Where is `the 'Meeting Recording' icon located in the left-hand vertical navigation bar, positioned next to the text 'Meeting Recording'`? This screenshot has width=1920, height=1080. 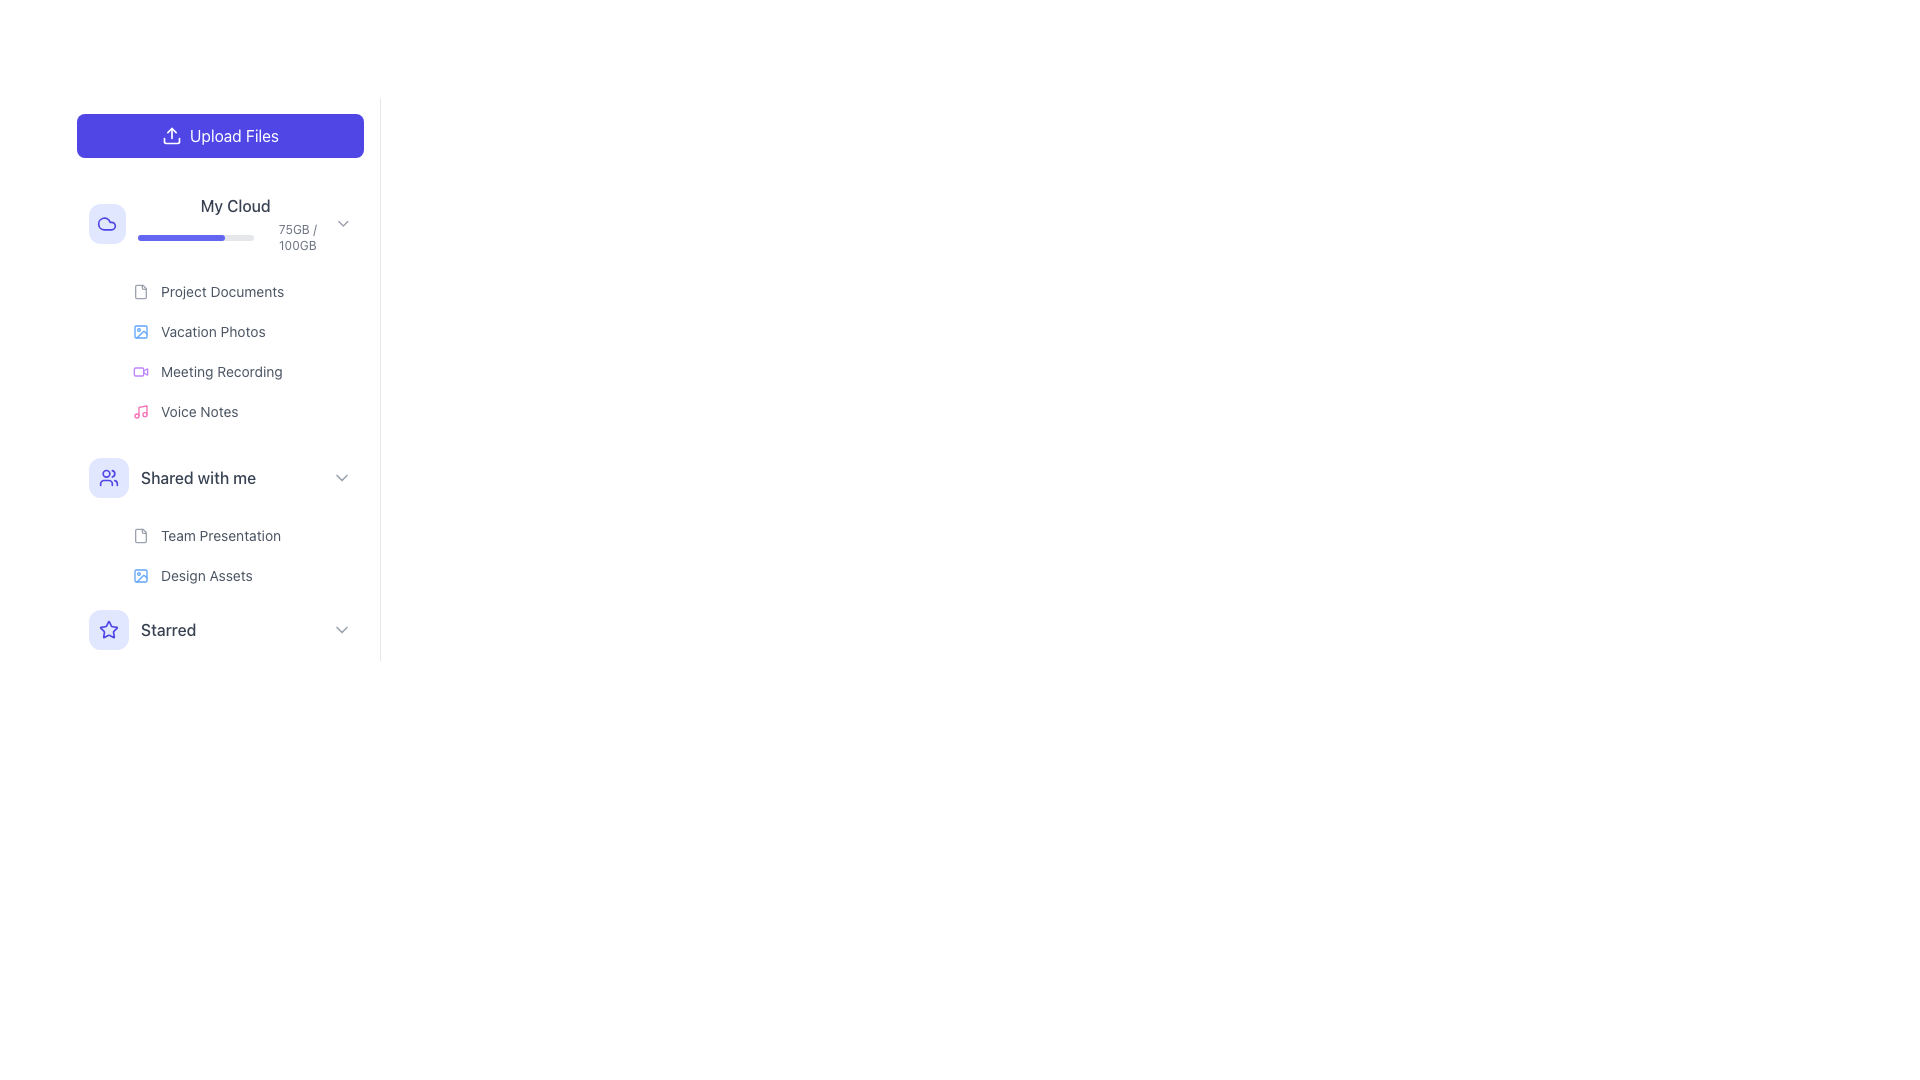
the 'Meeting Recording' icon located in the left-hand vertical navigation bar, positioned next to the text 'Meeting Recording' is located at coordinates (139, 371).